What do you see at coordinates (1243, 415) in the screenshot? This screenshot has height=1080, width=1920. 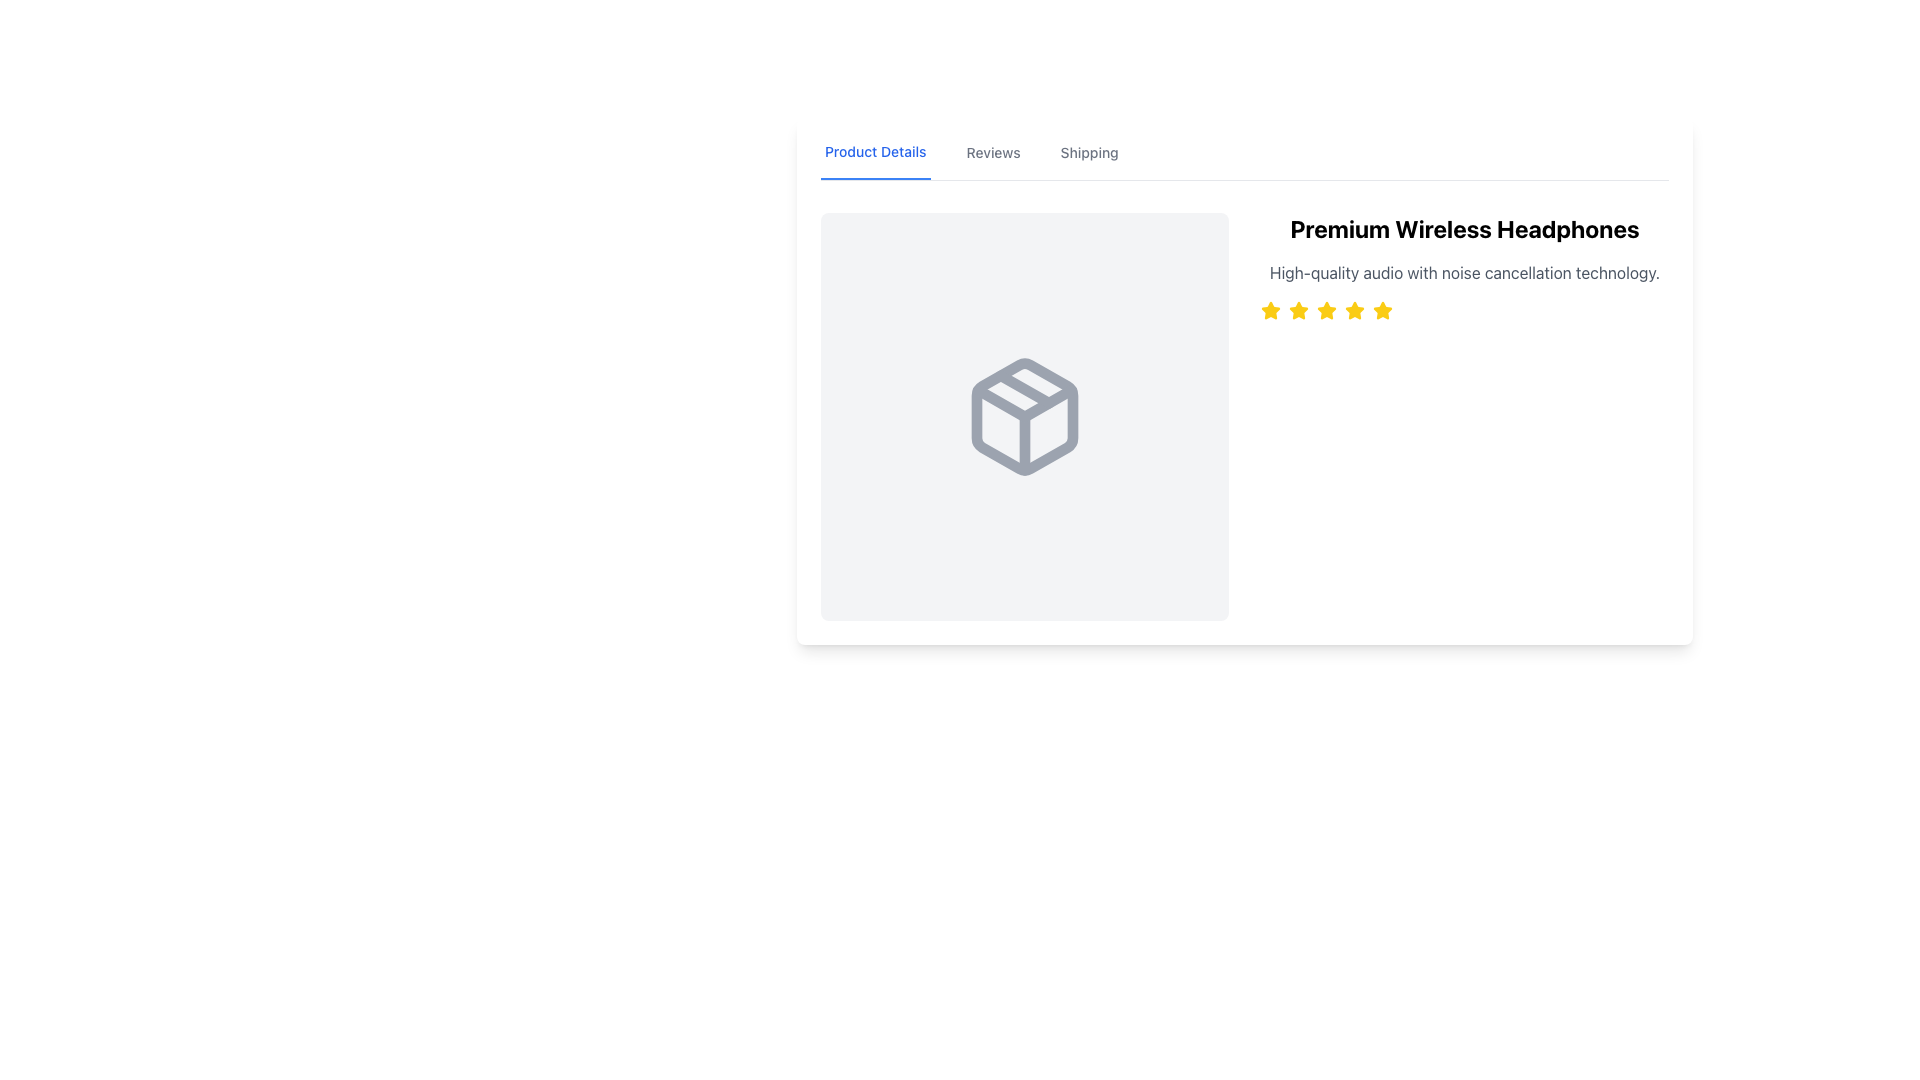 I see `the textual content block featuring the title 'Premium Wireless Headphones' and the description 'High-quality audio with noise cancellation technology.'` at bounding box center [1243, 415].